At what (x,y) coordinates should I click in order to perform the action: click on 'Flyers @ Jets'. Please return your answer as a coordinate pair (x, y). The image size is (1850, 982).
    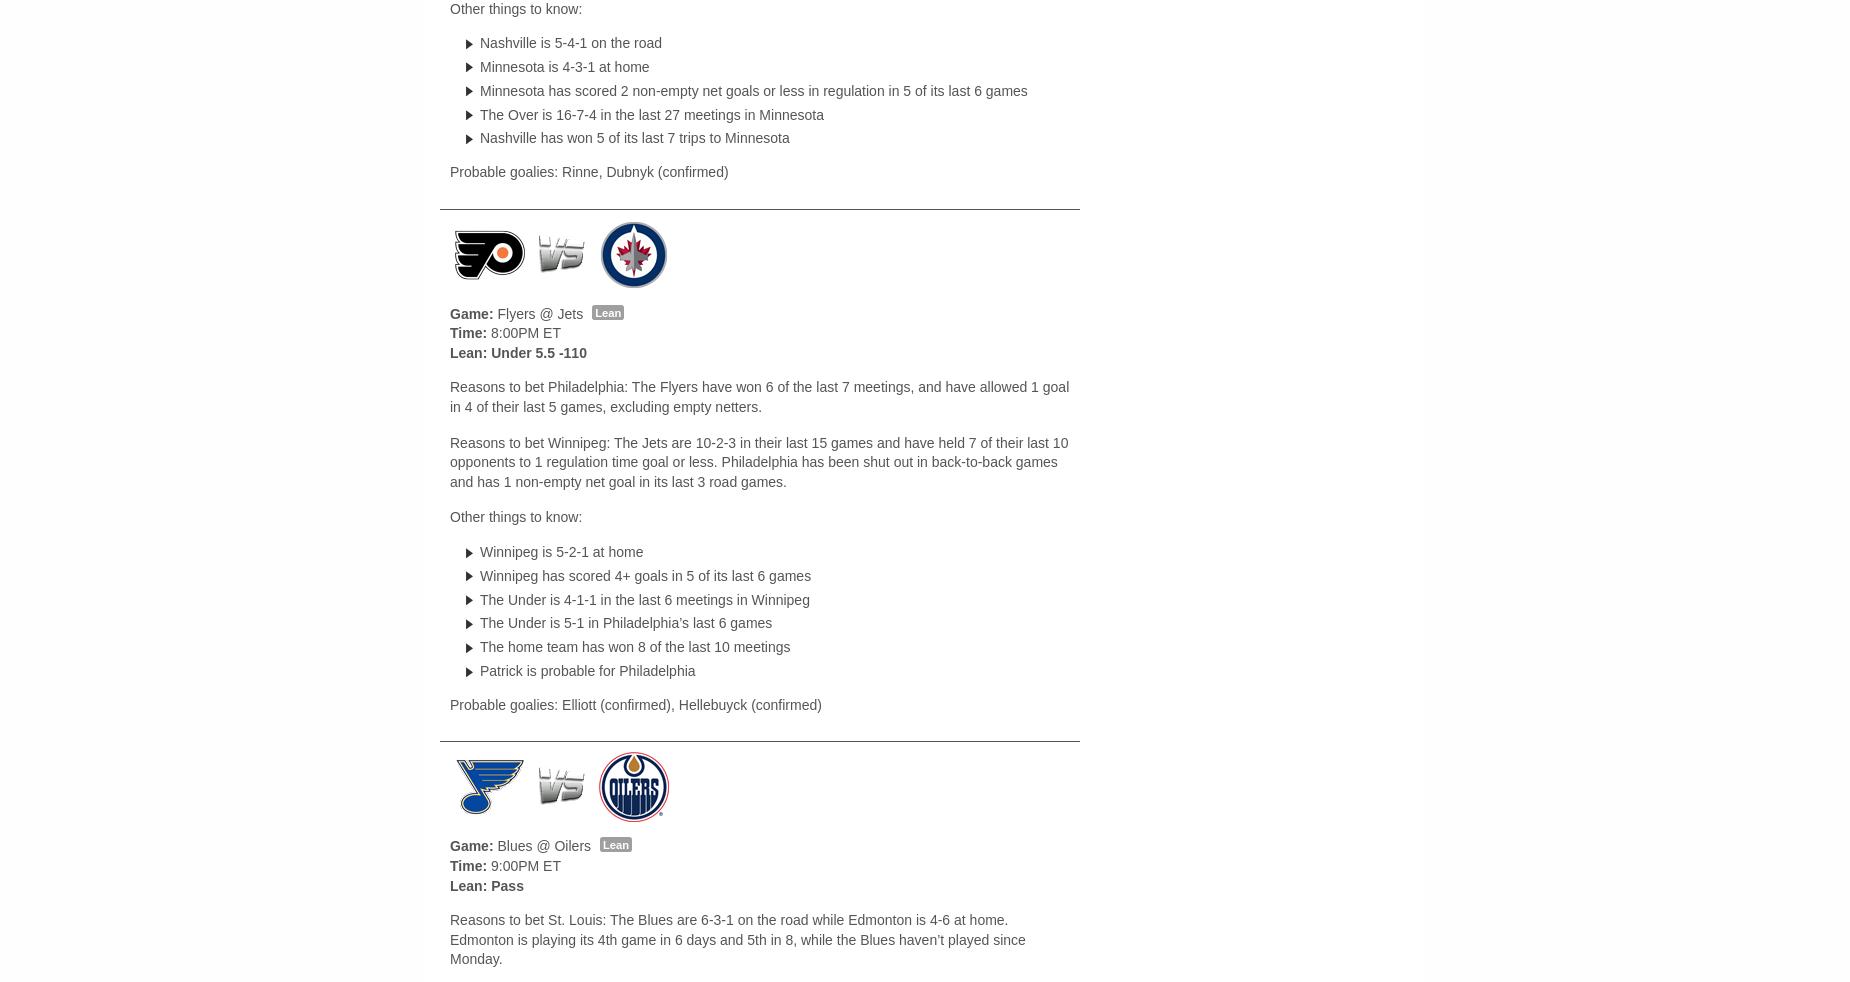
    Looking at the image, I should click on (493, 312).